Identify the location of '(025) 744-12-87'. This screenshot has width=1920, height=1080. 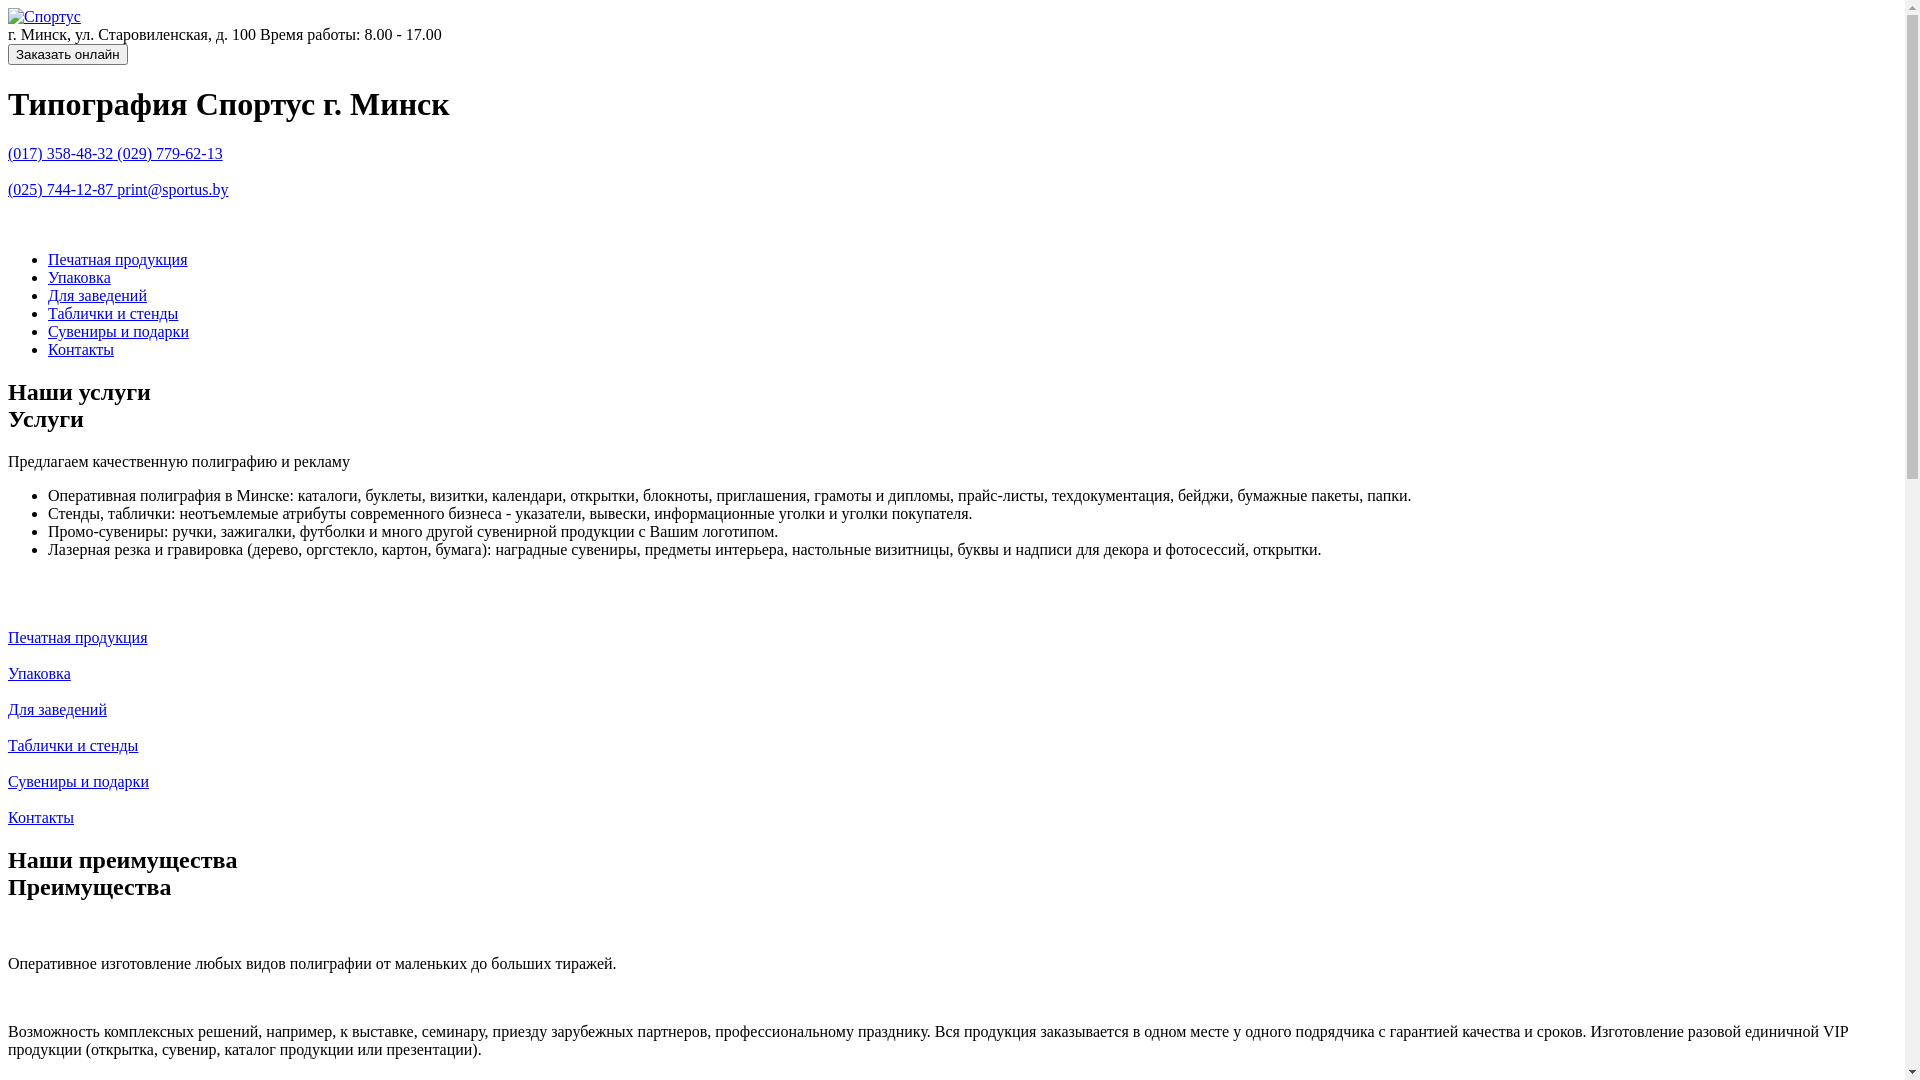
(8, 189).